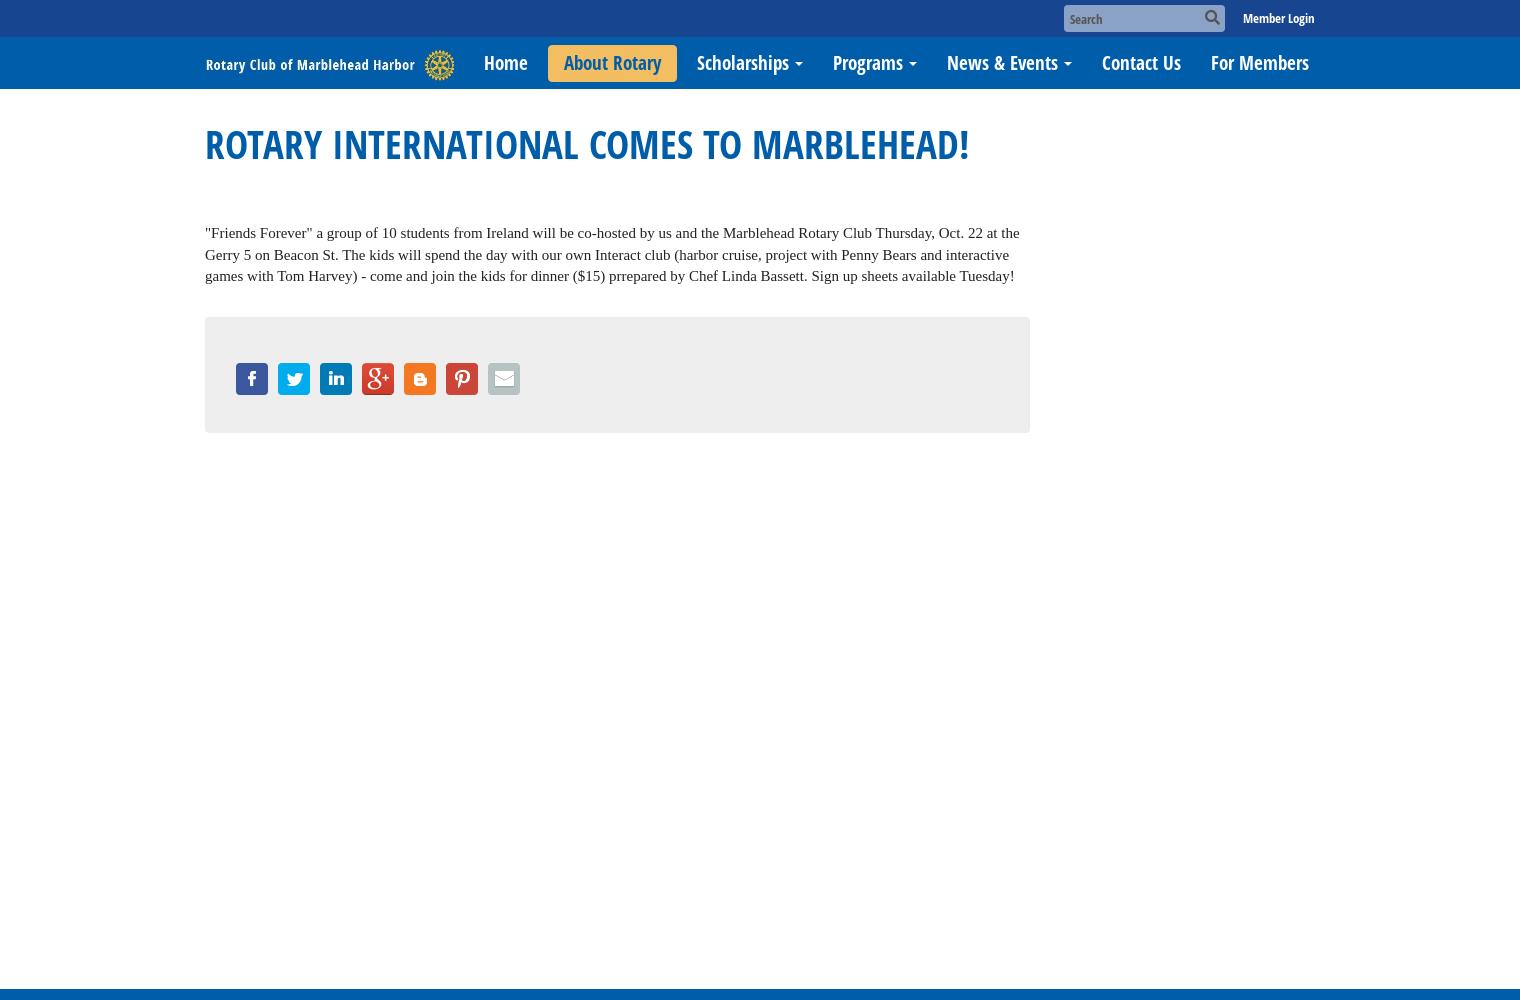 This screenshot has width=1520, height=1000. I want to click on 'ROTARY INTERNATIONAL COMES TO MARBLEHEAD!', so click(586, 143).